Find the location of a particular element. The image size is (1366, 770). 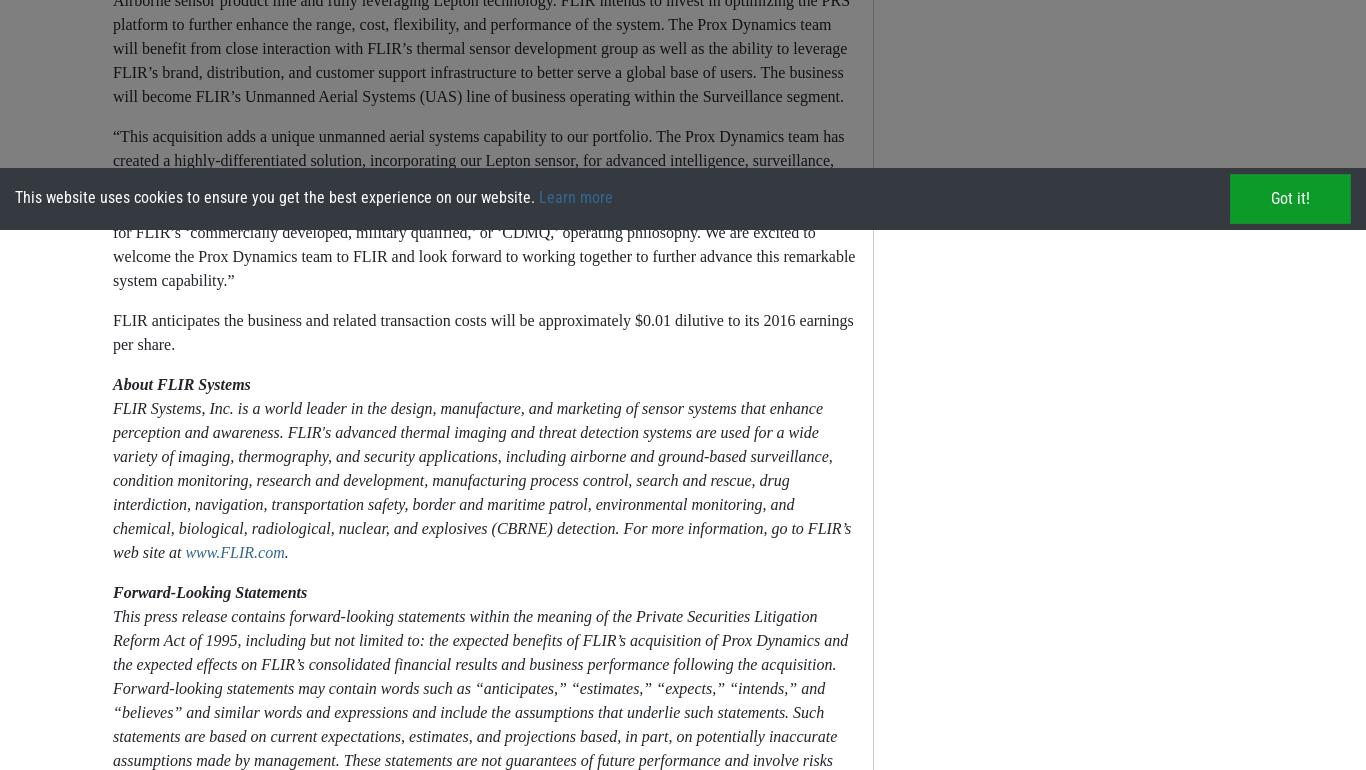

'FLIR Systems, Inc. is a world leader in the design, manufacture, and marketing of sensor systems that enhance perception and awareness. FLIR's advanced thermal imaging and threat detection systems are used for a wide variety of imaging, thermography, and security applications, including airborne and ground-based surveillance, condition monitoring, research and development, manufacturing process control, search and rescue, drug interdiction, navigation, transportation safety, border and maritime patrol, environmental monitoring, and chemical, biological, radiological, nuclear, and explosives (CBRNE) detection. For more information, go to FLIR’s web site at' is located at coordinates (112, 479).